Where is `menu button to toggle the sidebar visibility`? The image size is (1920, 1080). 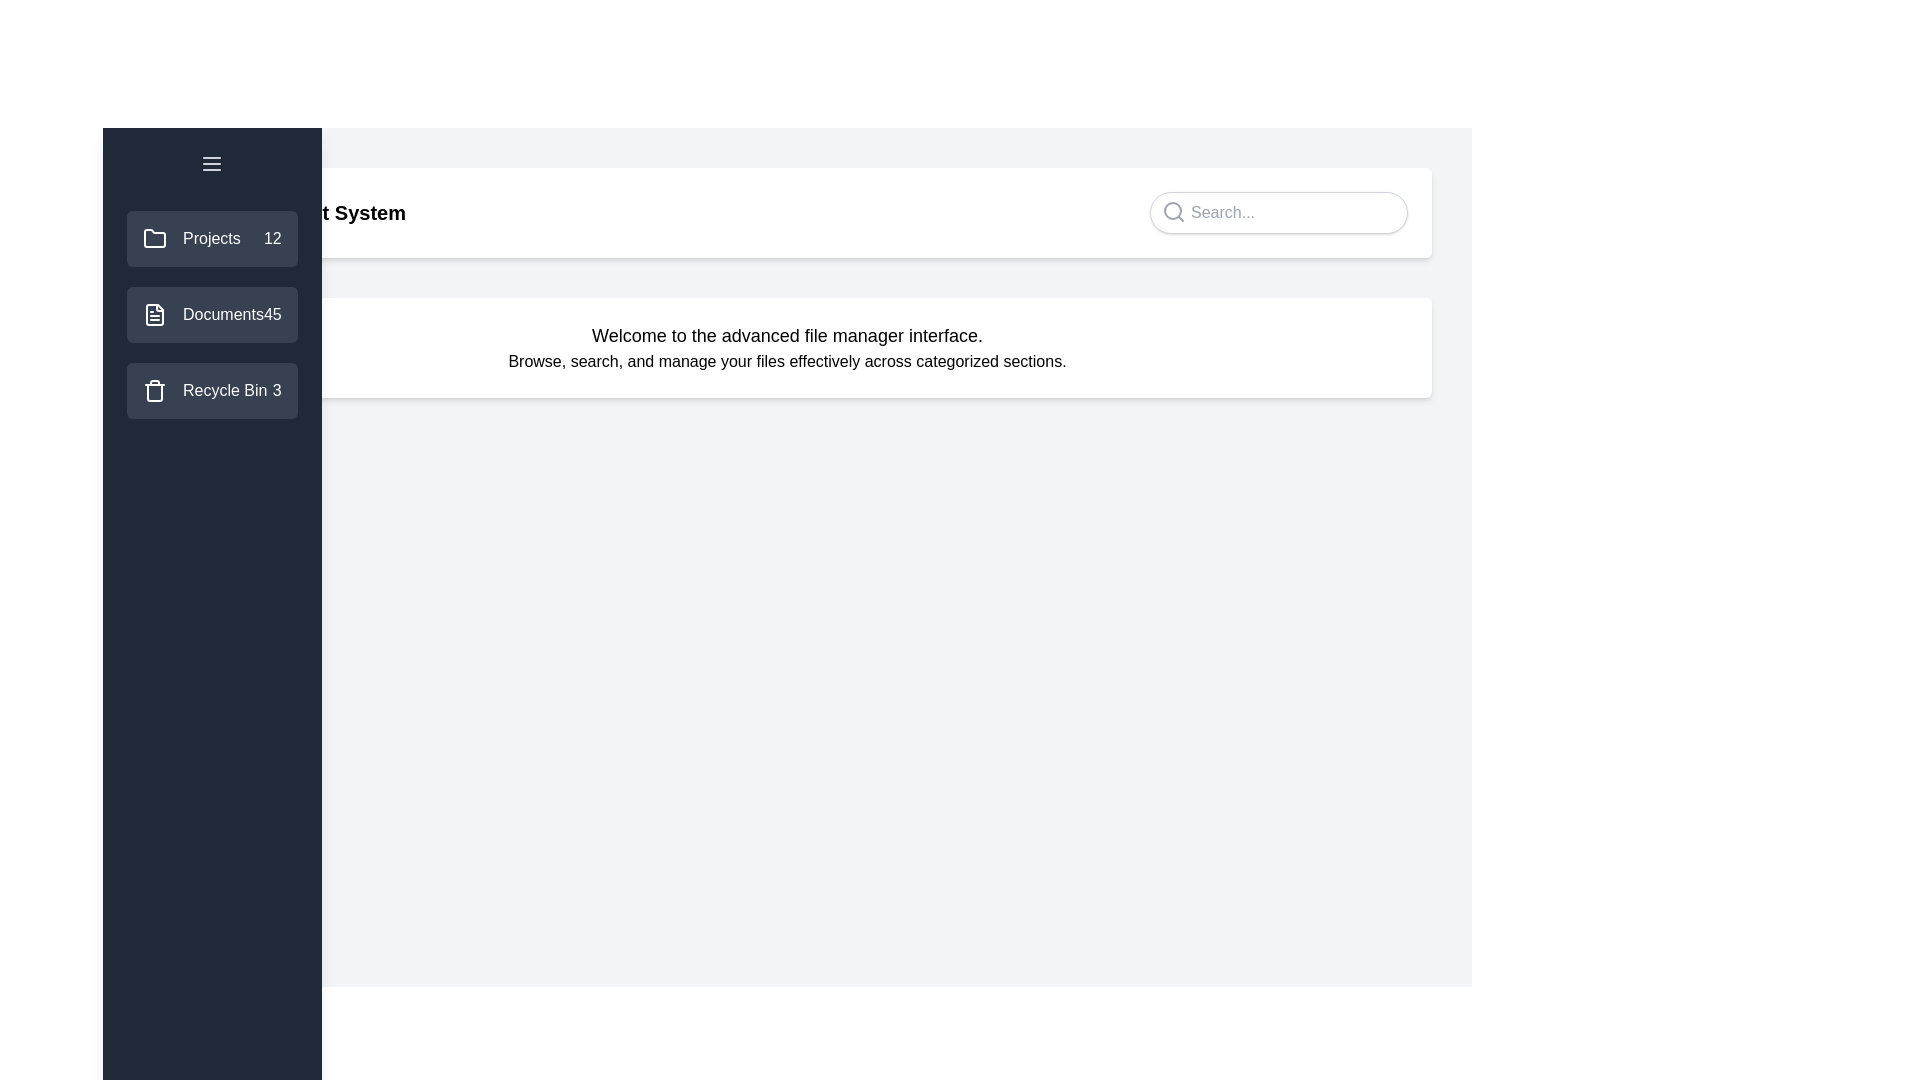
menu button to toggle the sidebar visibility is located at coordinates (211, 163).